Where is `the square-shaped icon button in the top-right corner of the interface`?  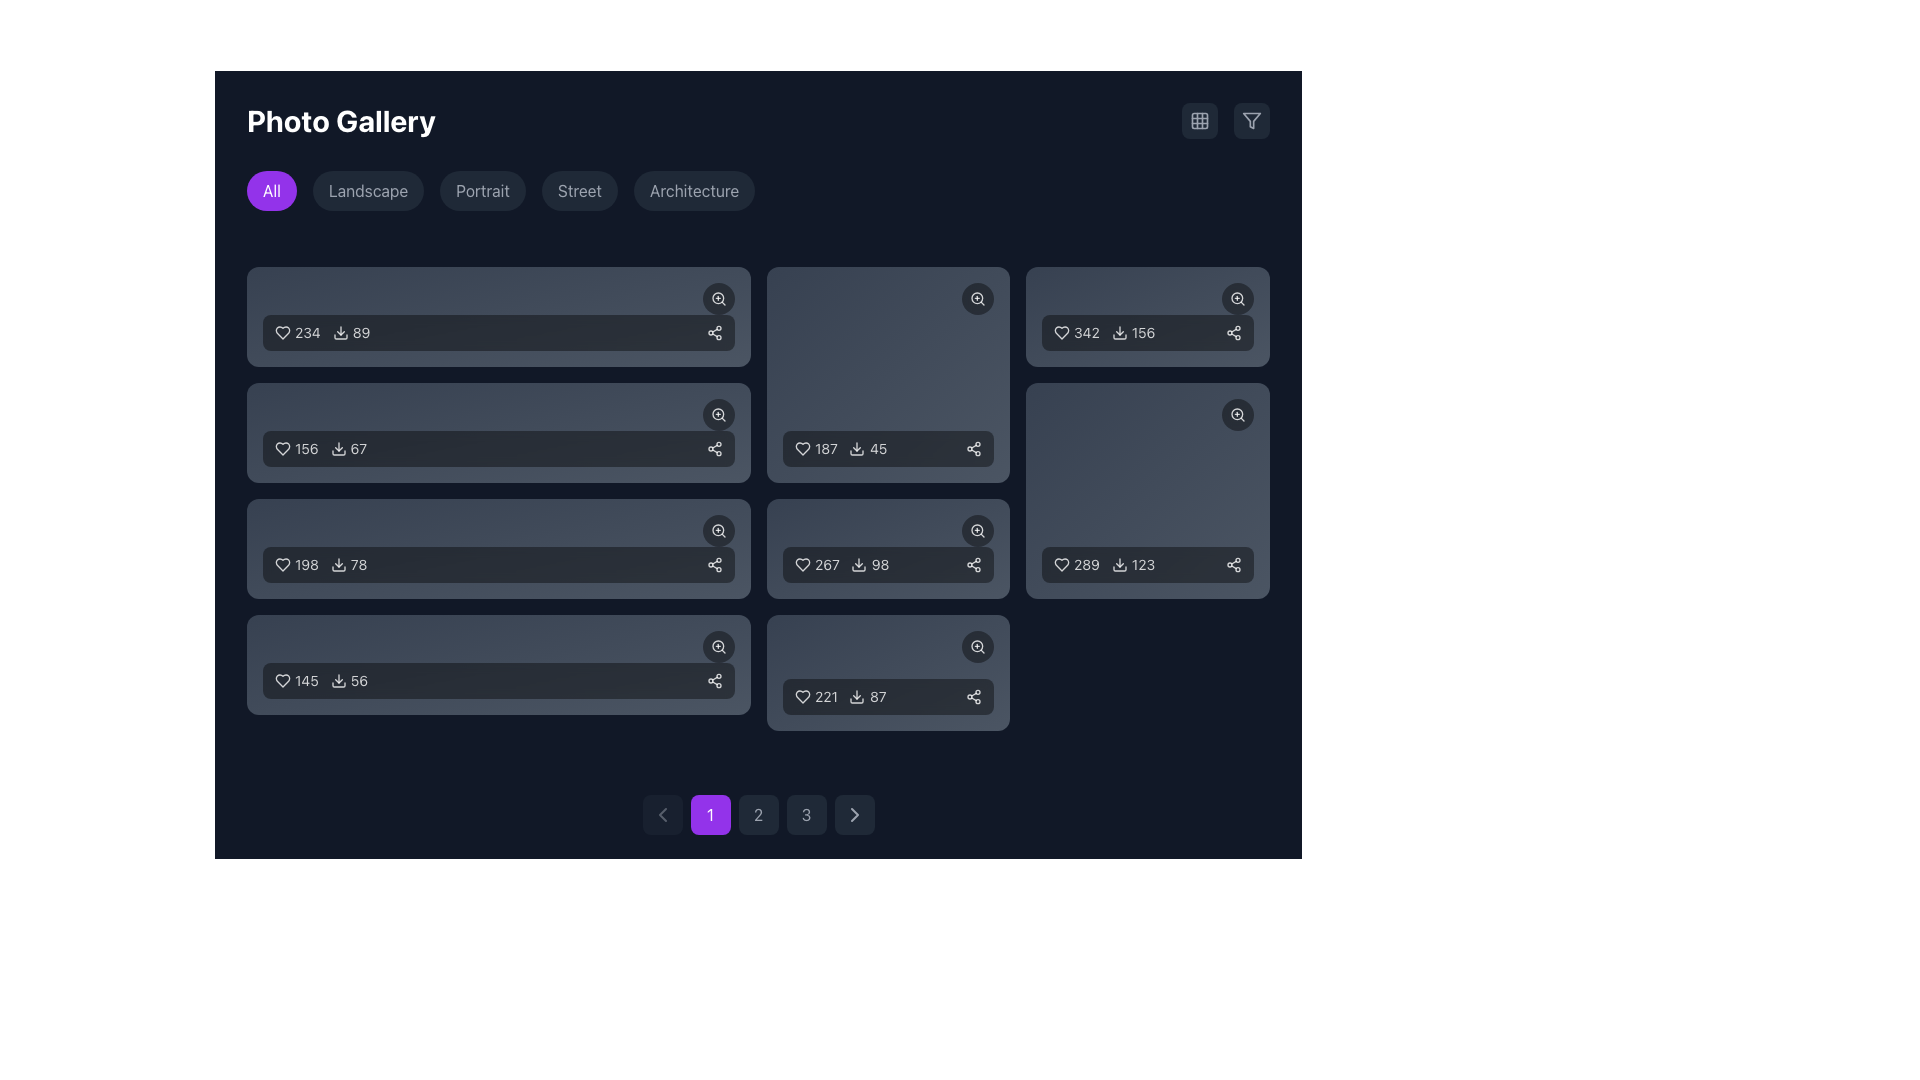 the square-shaped icon button in the top-right corner of the interface is located at coordinates (1200, 120).